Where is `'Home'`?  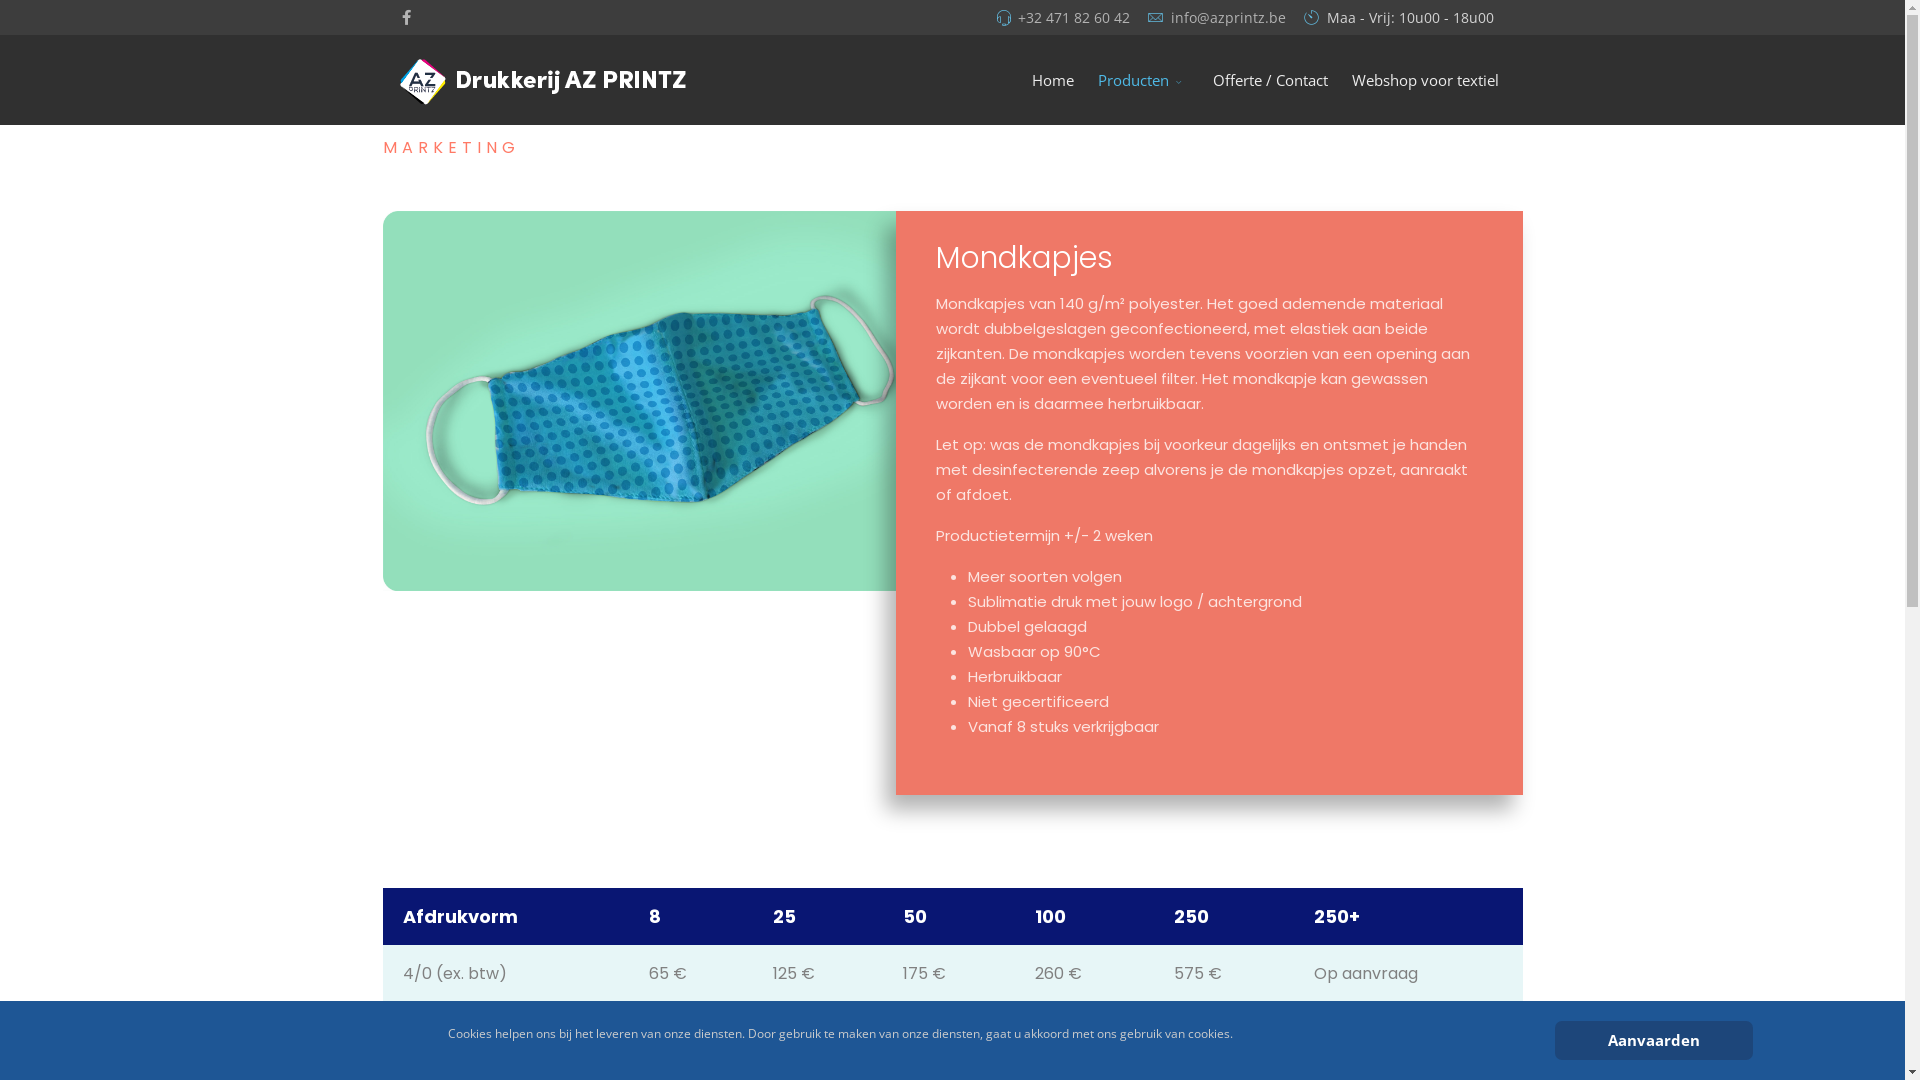 'Home' is located at coordinates (1019, 79).